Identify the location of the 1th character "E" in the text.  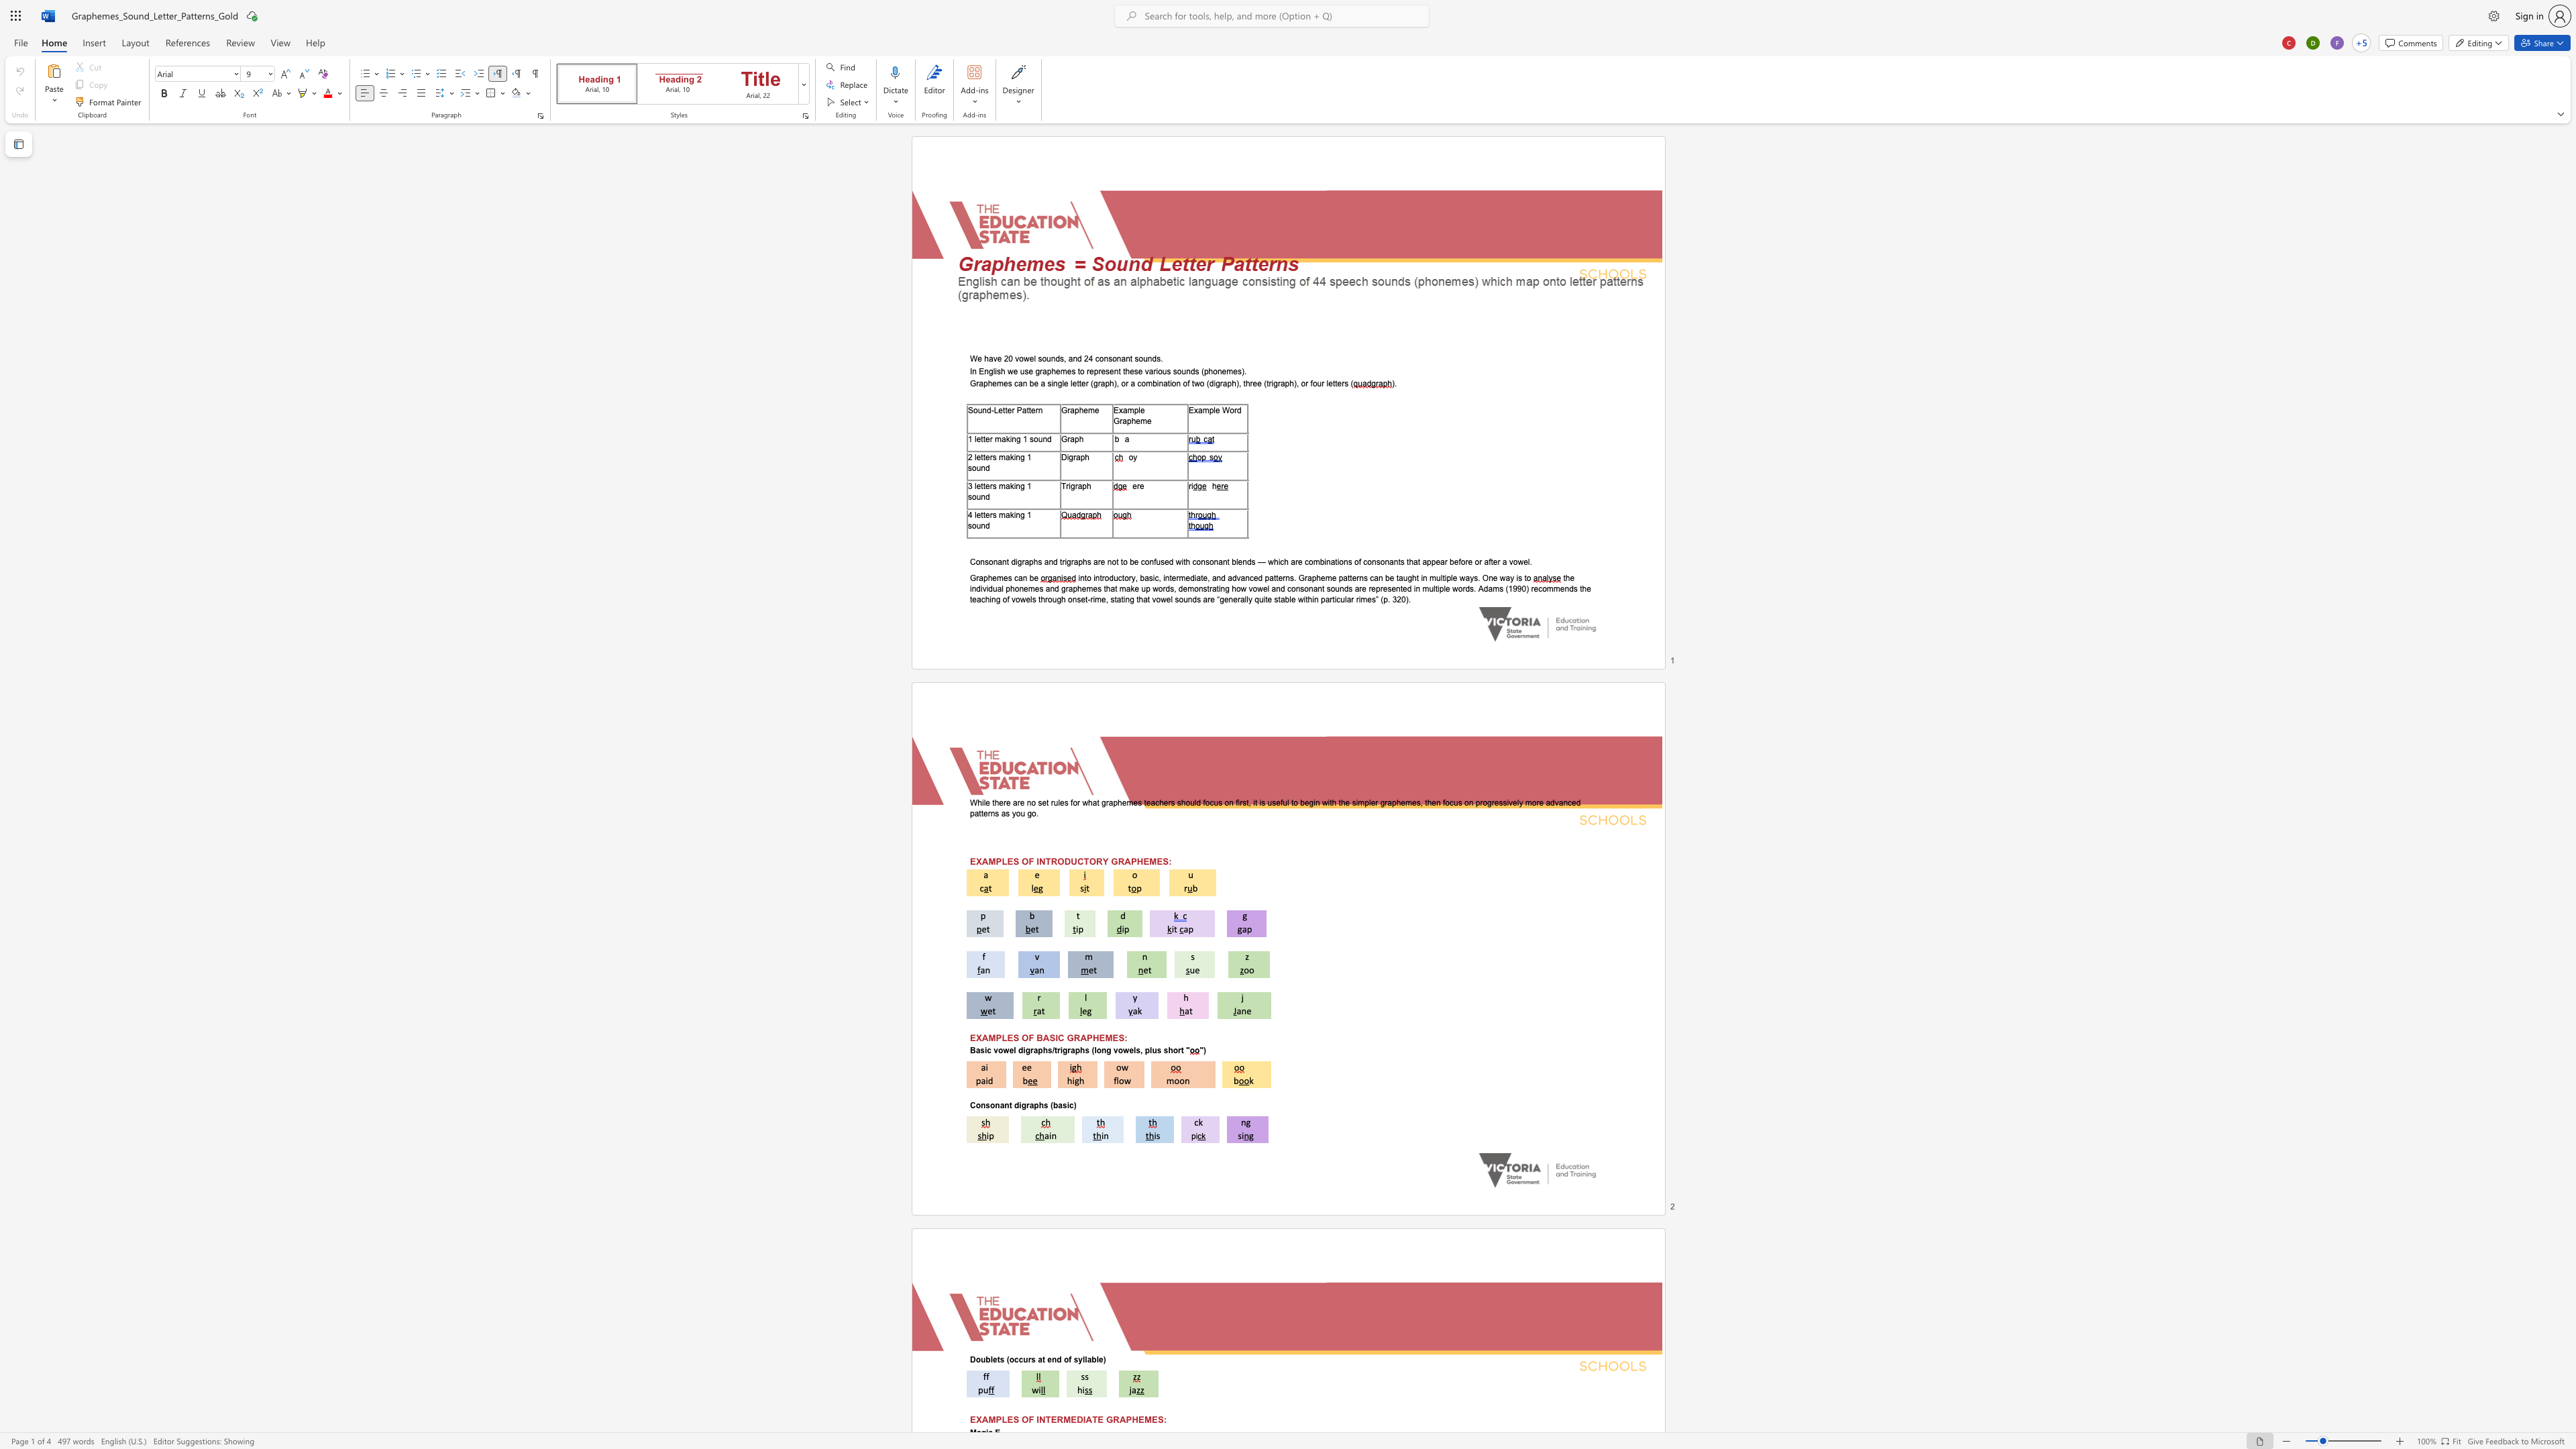
(981, 370).